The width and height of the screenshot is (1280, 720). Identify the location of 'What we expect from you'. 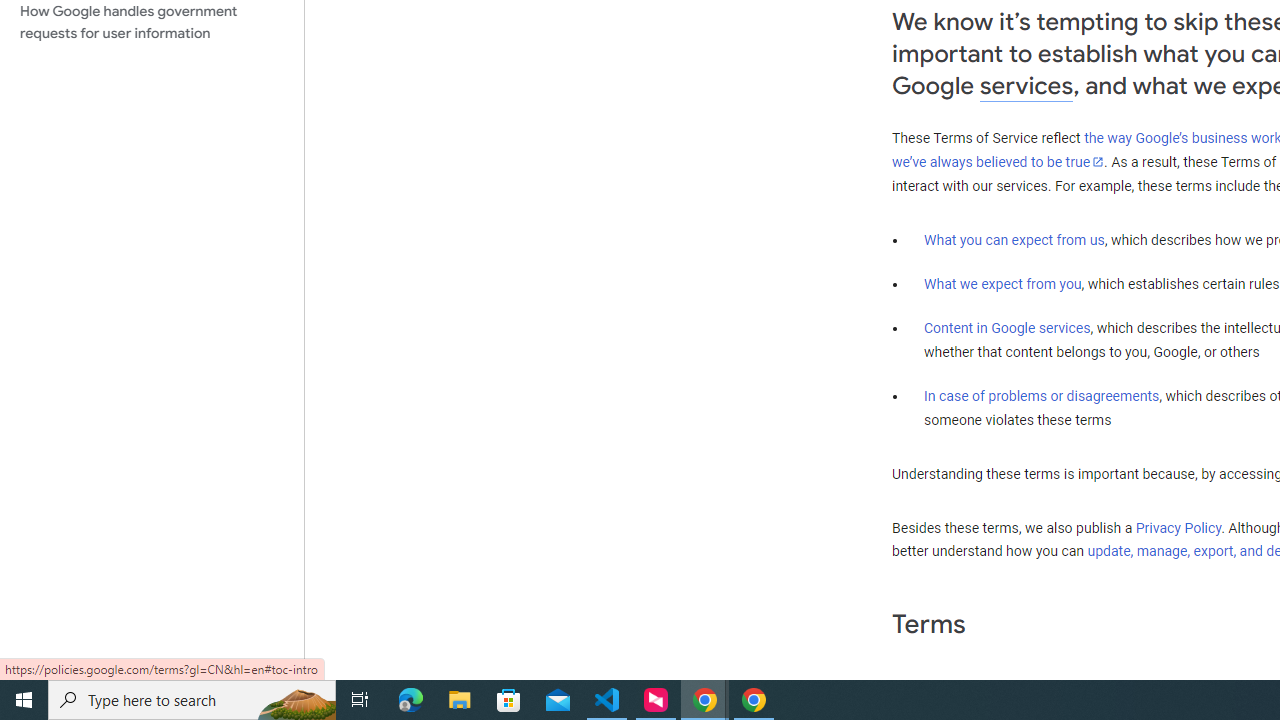
(1002, 284).